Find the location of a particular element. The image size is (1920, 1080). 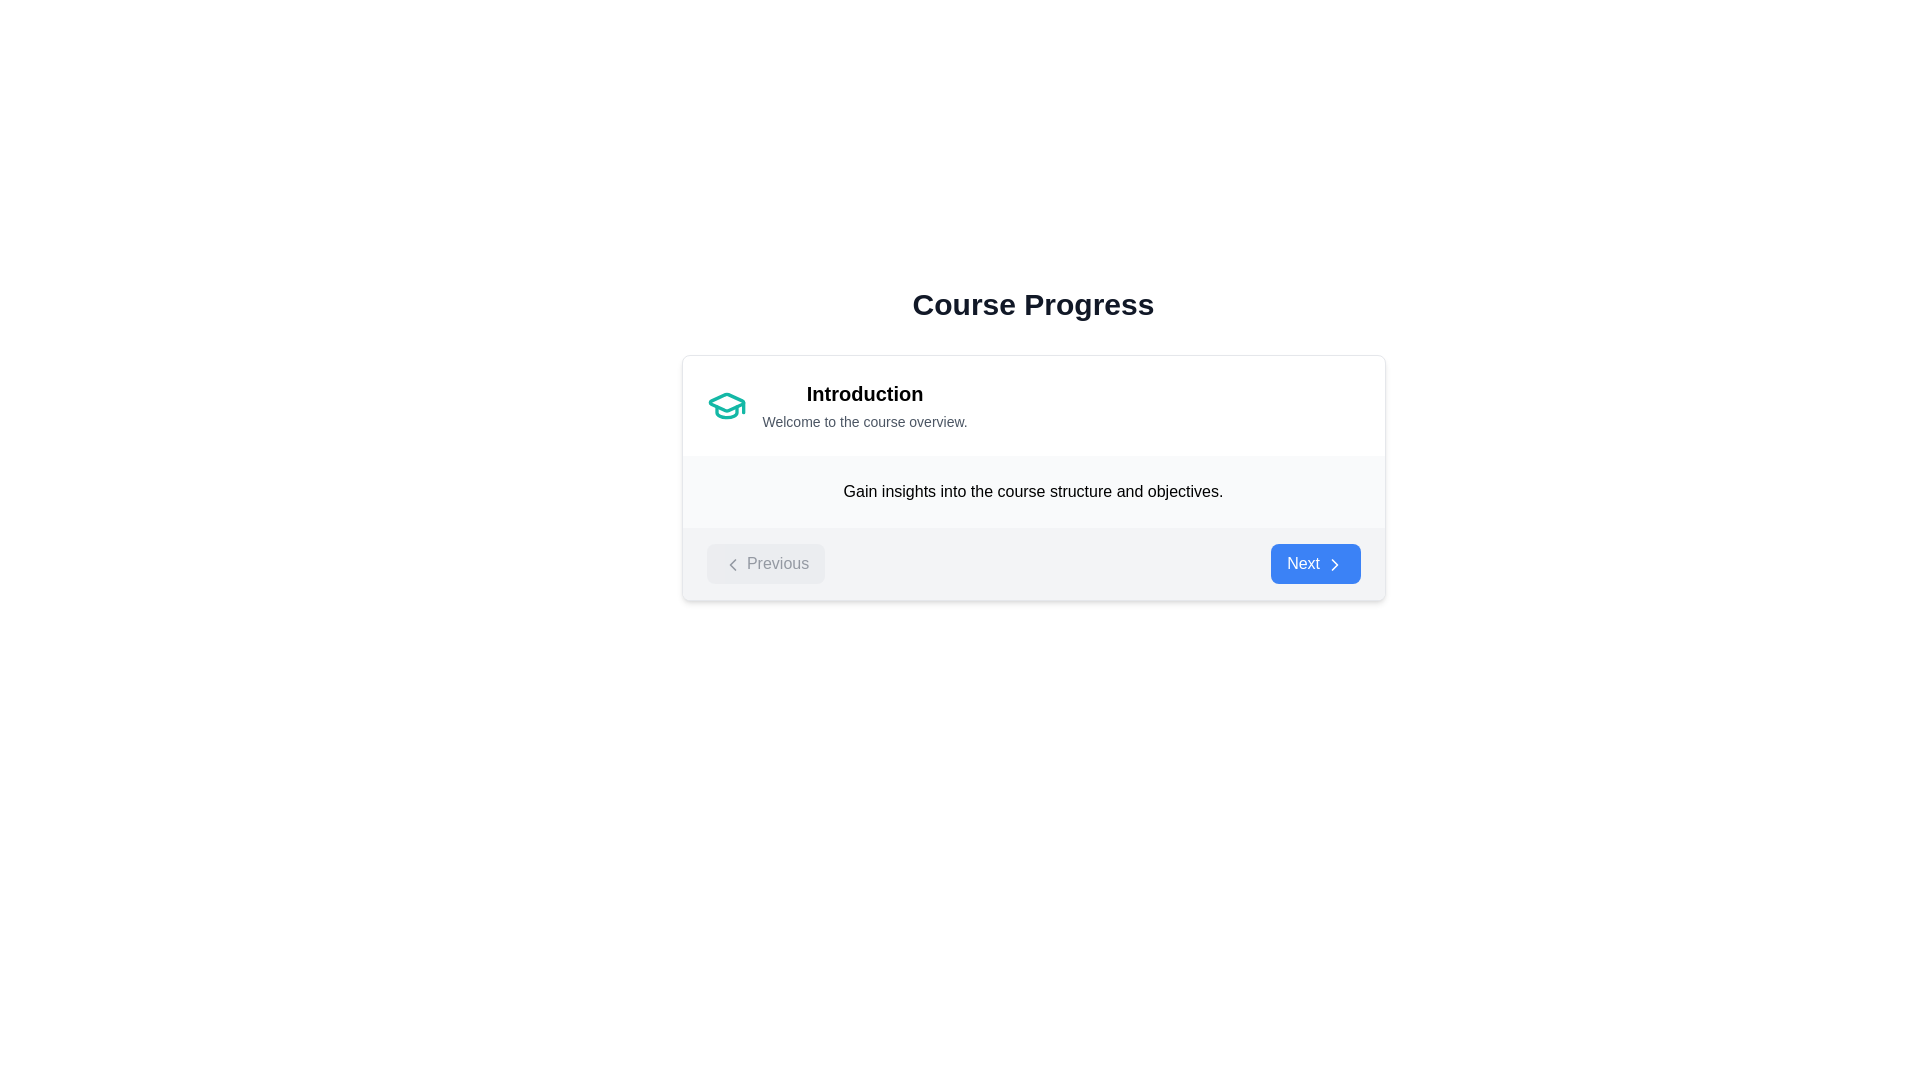

the text label displaying 'Introduction', which is styled as a bold heading and positioned above the subtitle 'Welcome to the course overview.' is located at coordinates (865, 393).